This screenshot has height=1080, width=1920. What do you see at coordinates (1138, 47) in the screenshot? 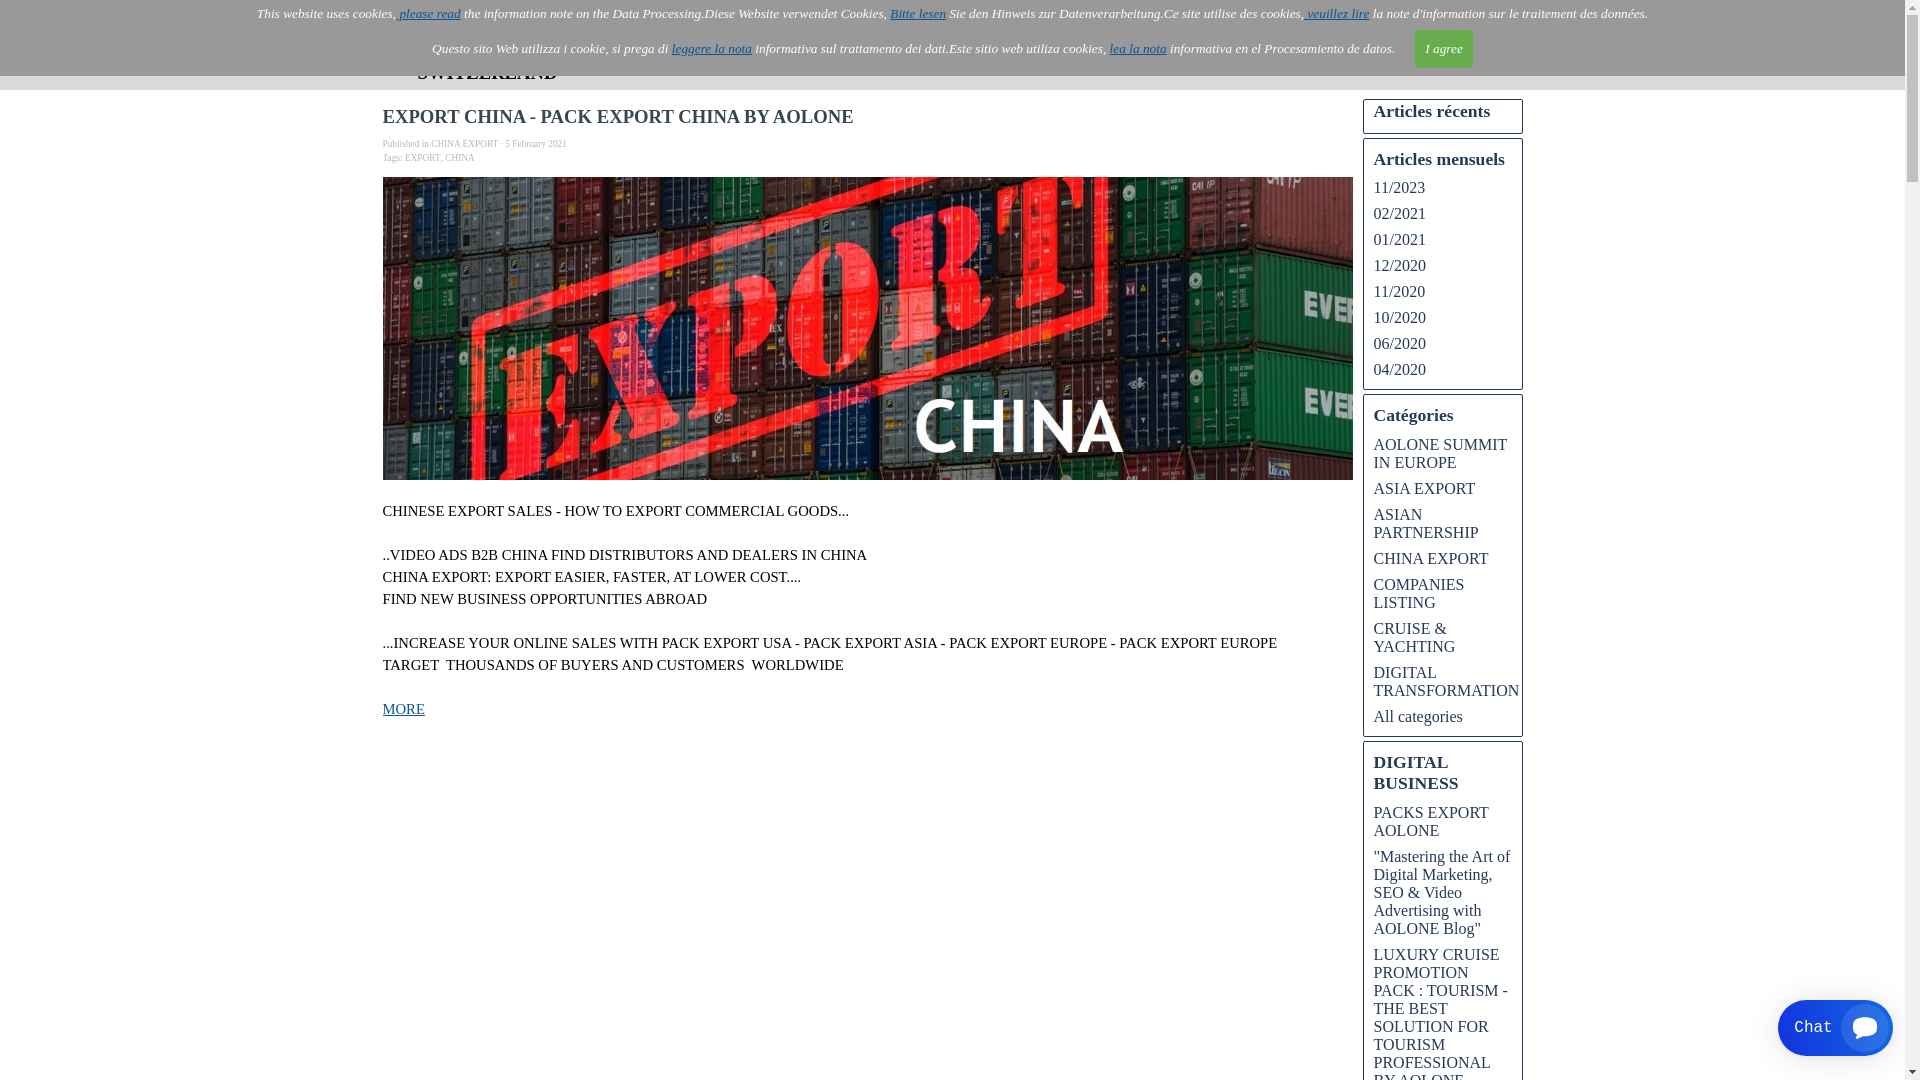
I see `'lea la nota'` at bounding box center [1138, 47].